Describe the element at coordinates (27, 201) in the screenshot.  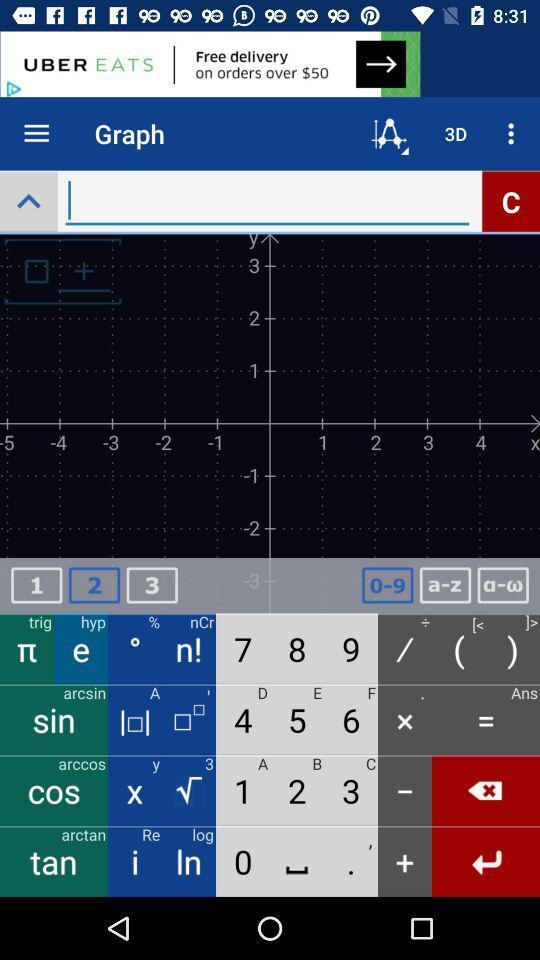
I see `search option` at that location.